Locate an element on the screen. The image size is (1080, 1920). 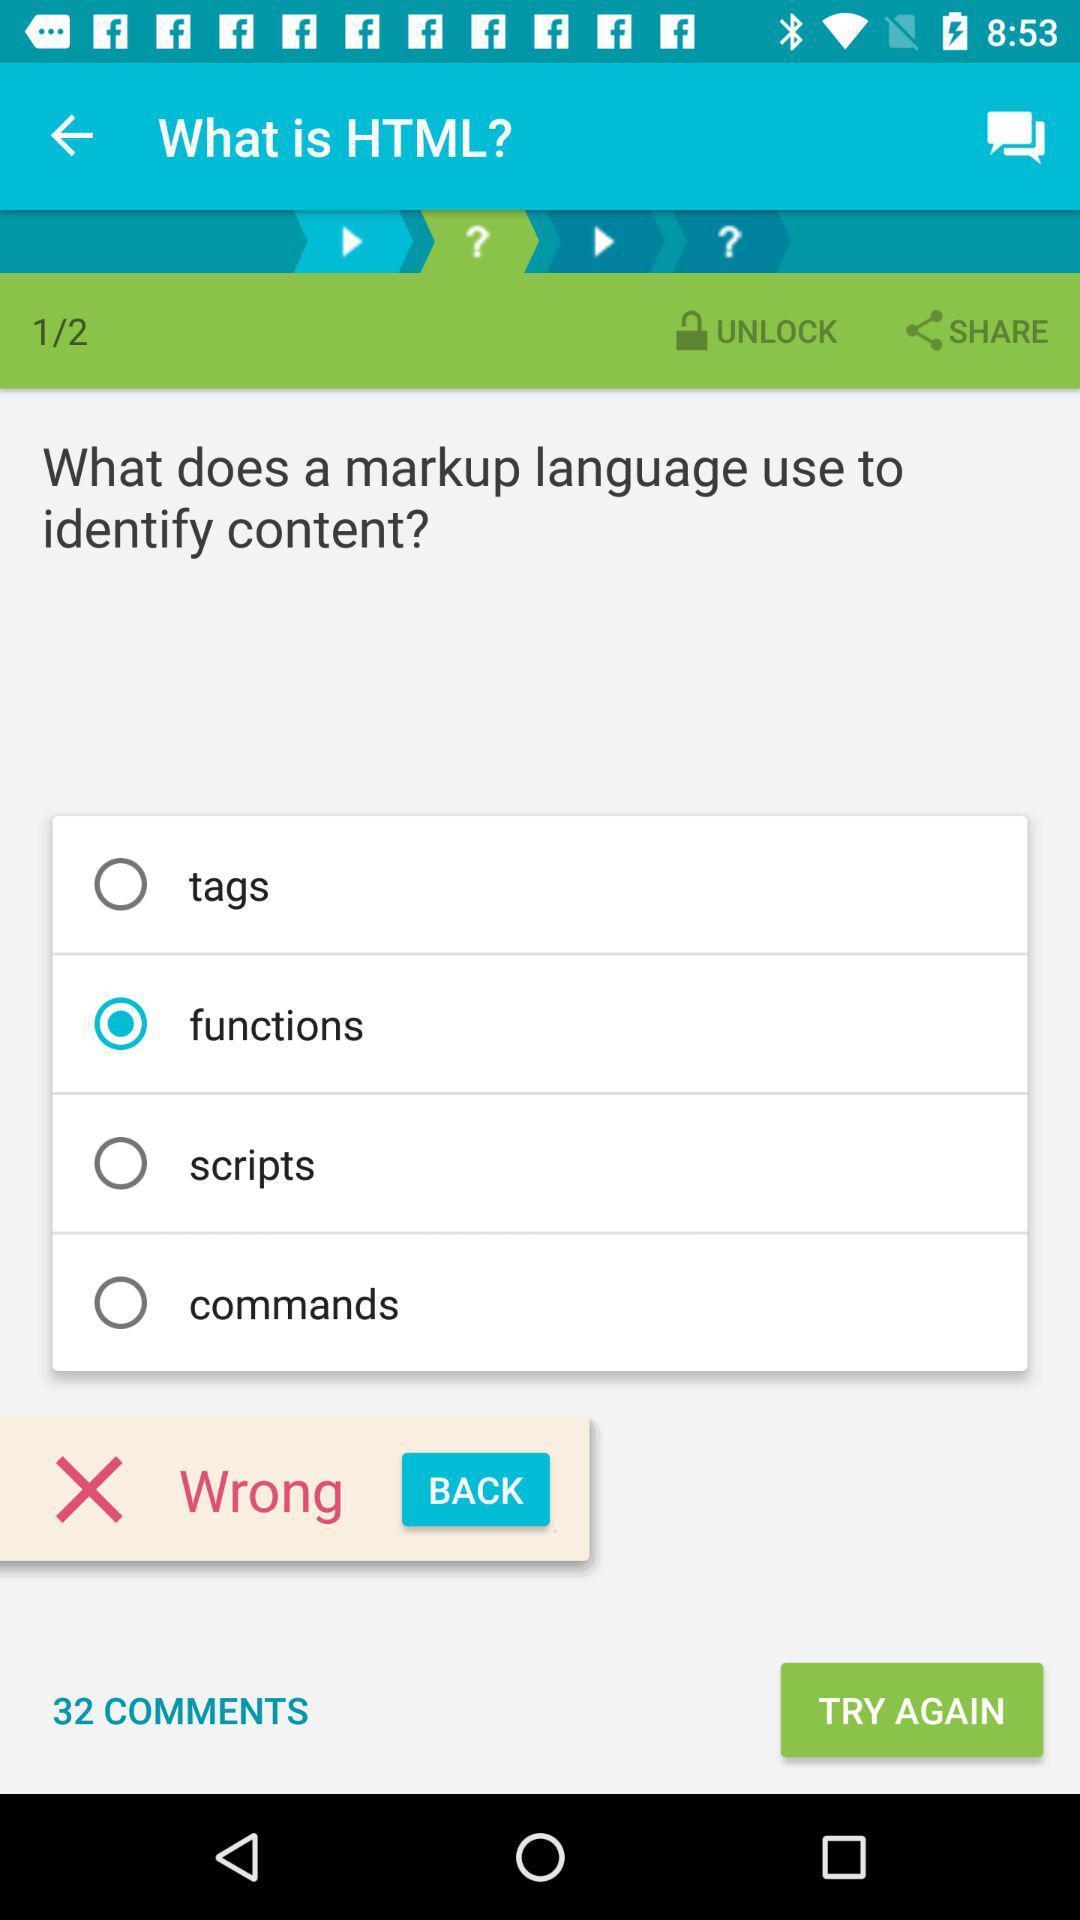
item above 1/2 icon is located at coordinates (72, 135).